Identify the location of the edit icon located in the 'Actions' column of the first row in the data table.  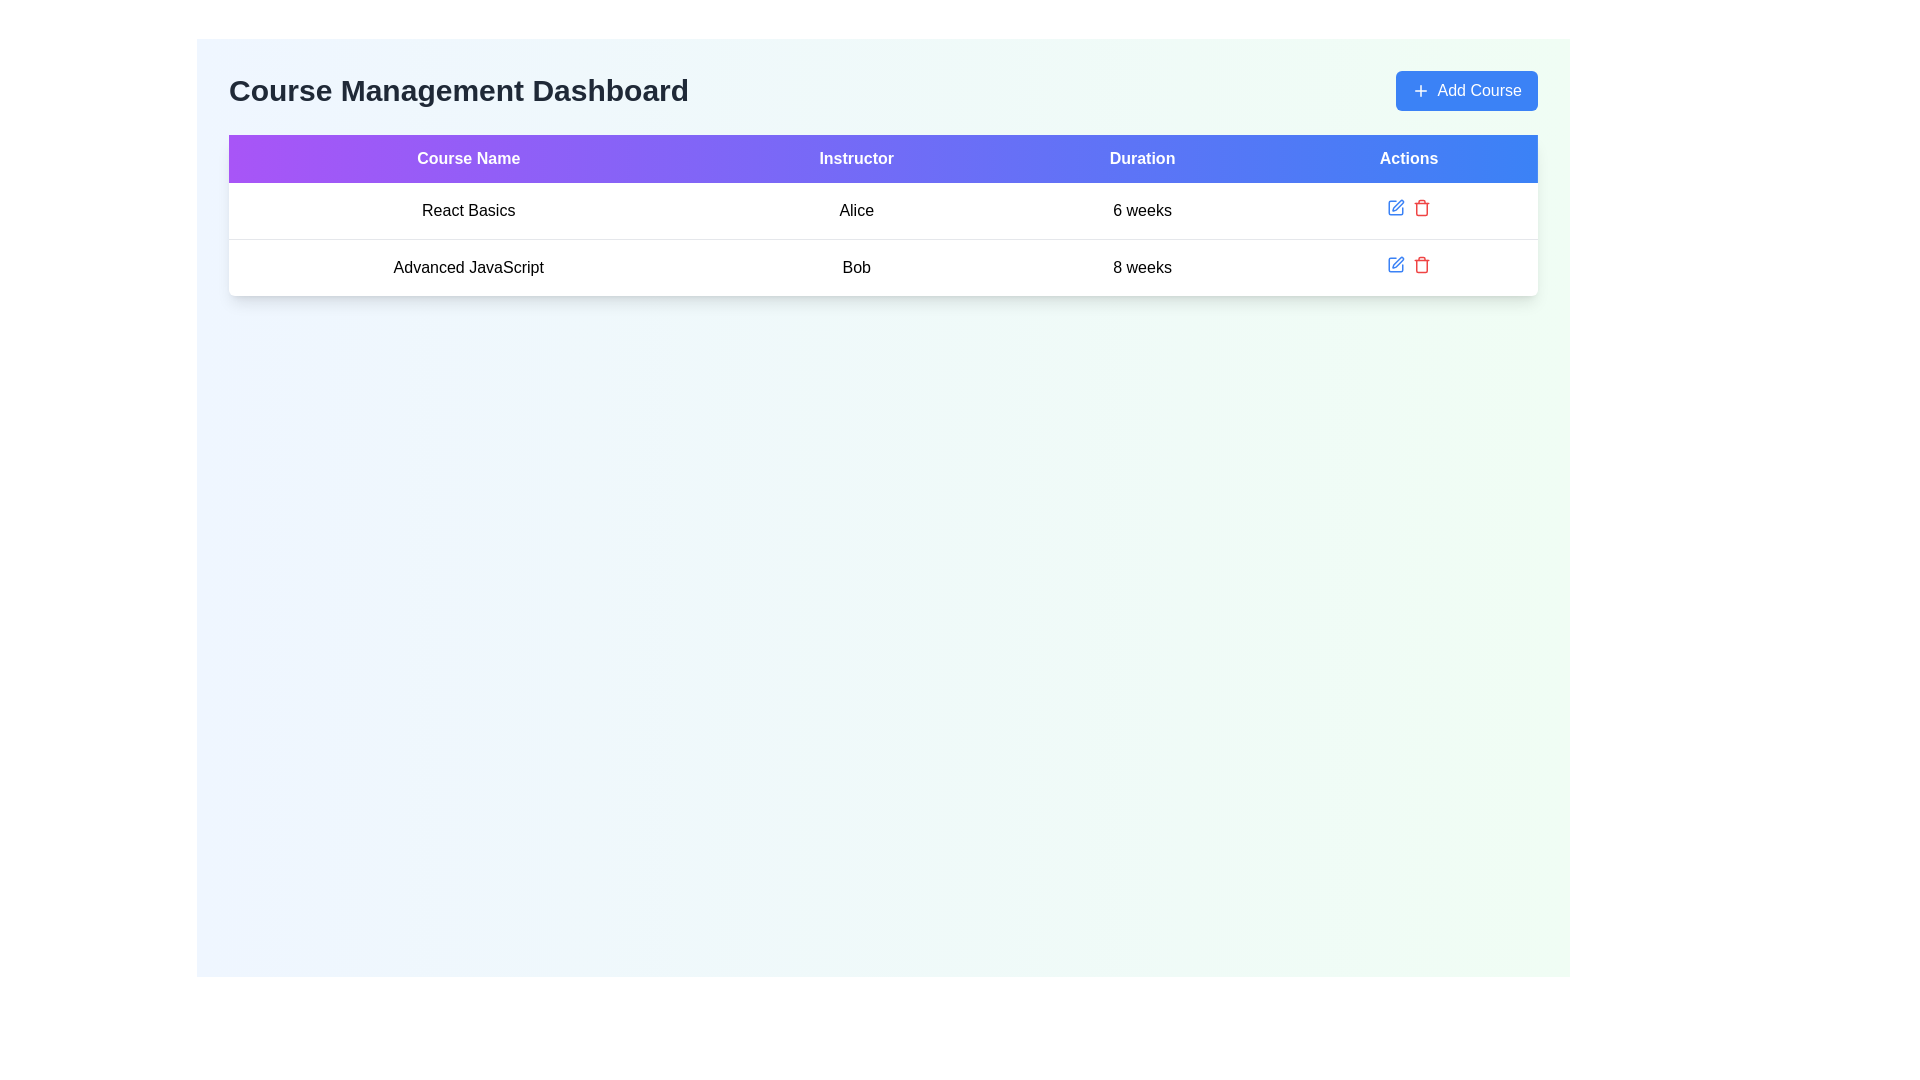
(1396, 204).